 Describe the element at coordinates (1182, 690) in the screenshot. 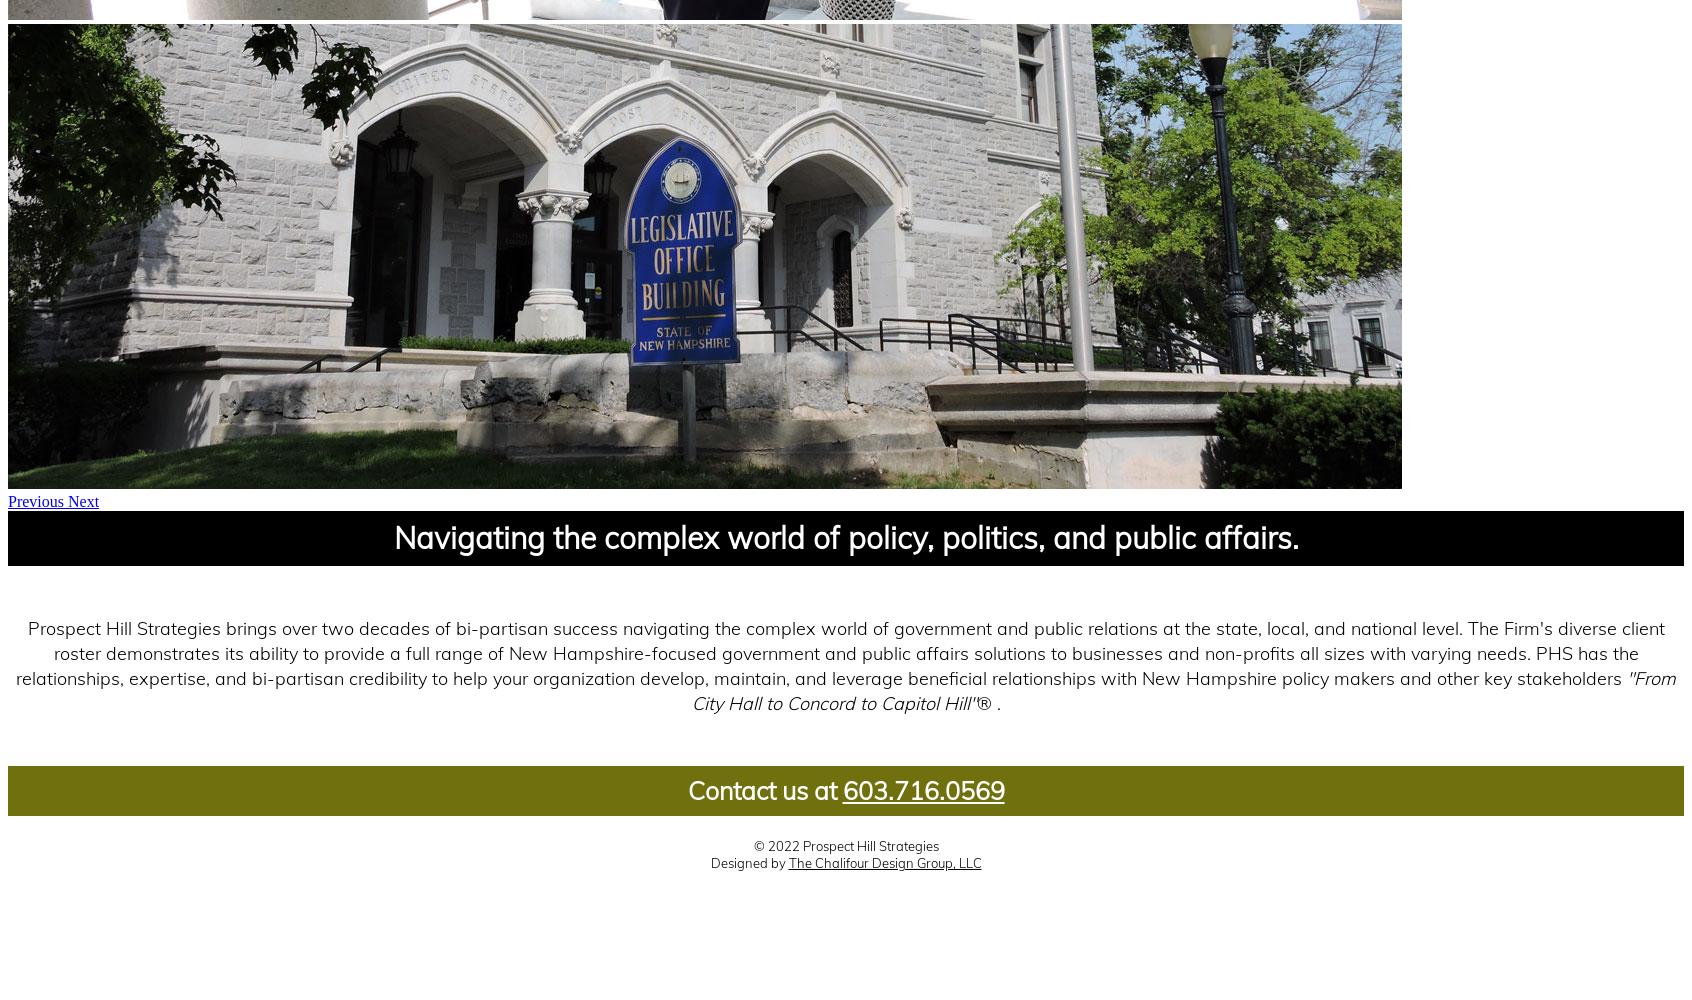

I see `'"From City Hall to Concord to Capitol Hill"'` at that location.